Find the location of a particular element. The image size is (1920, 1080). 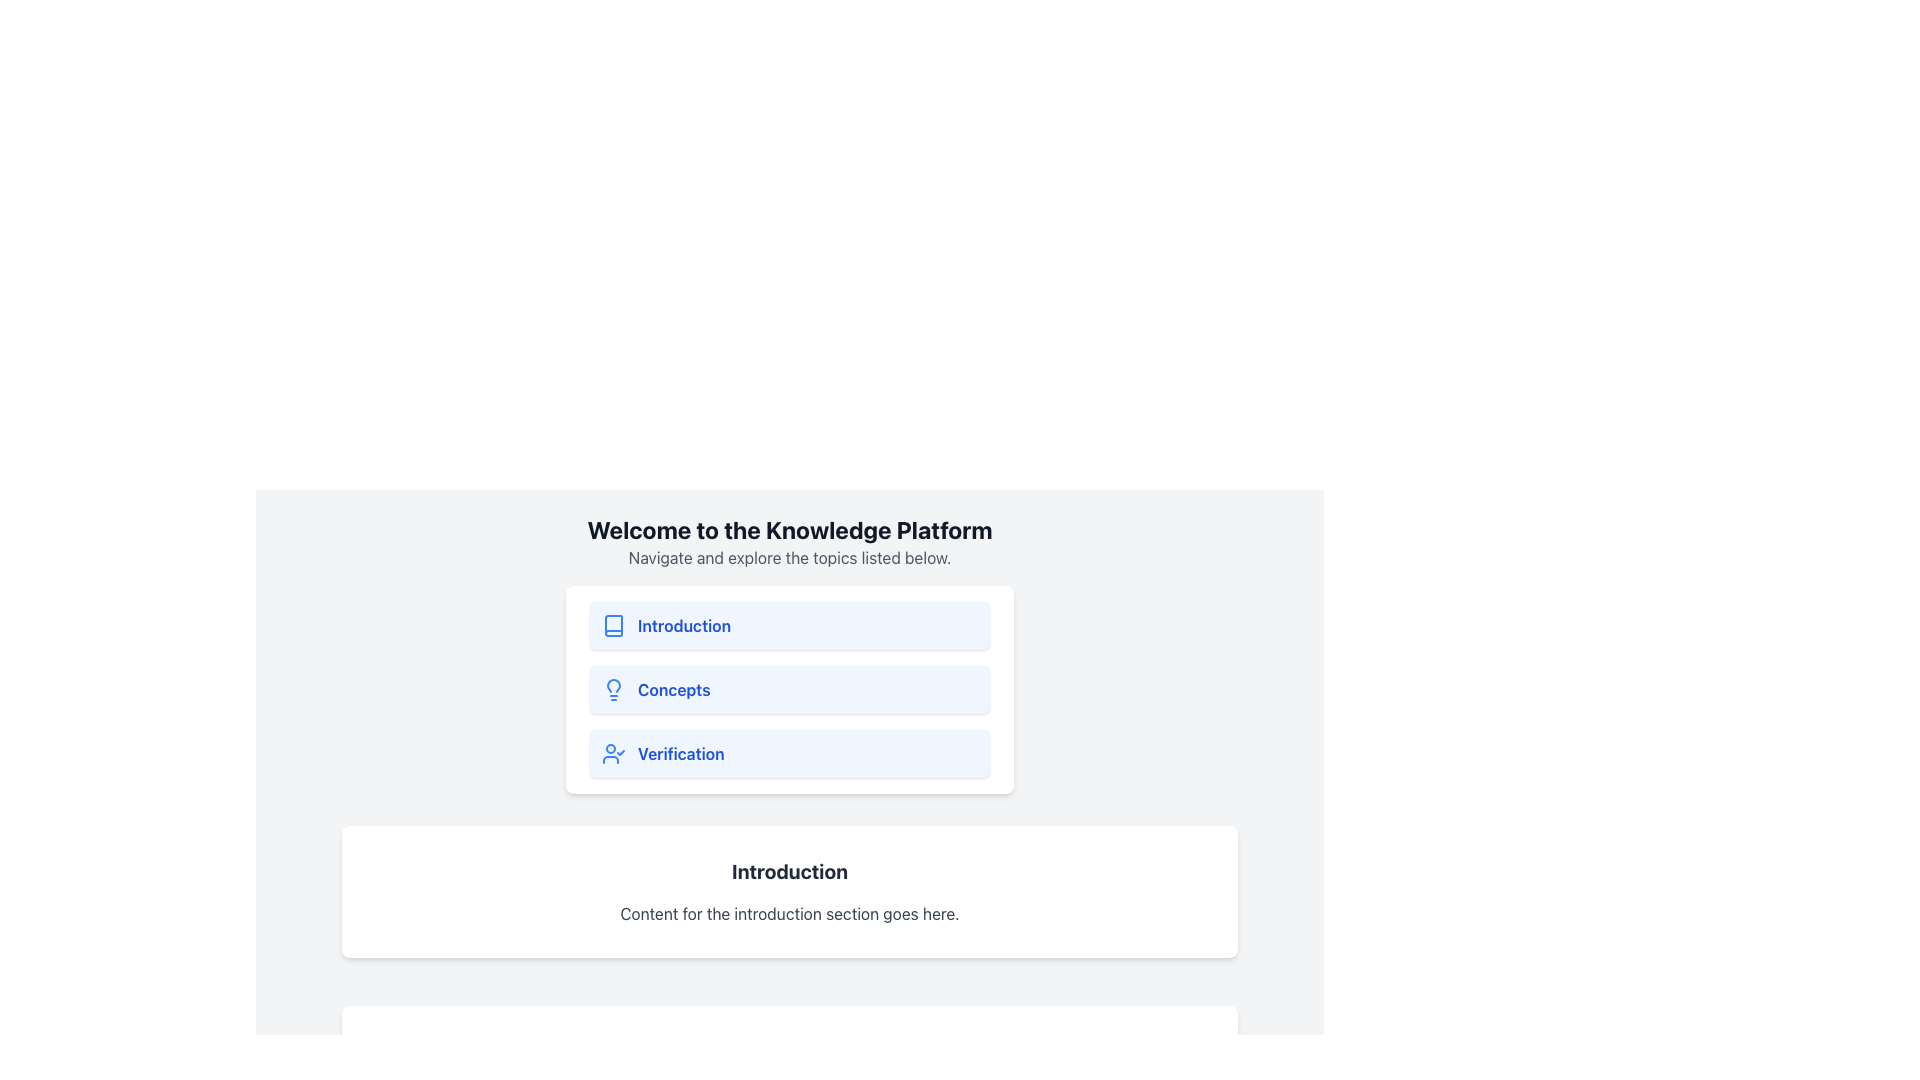

the bold blue text label displaying 'Introduction' within the clickable card at the top of the options list under 'Welcome to the Knowledge Platform' is located at coordinates (684, 624).